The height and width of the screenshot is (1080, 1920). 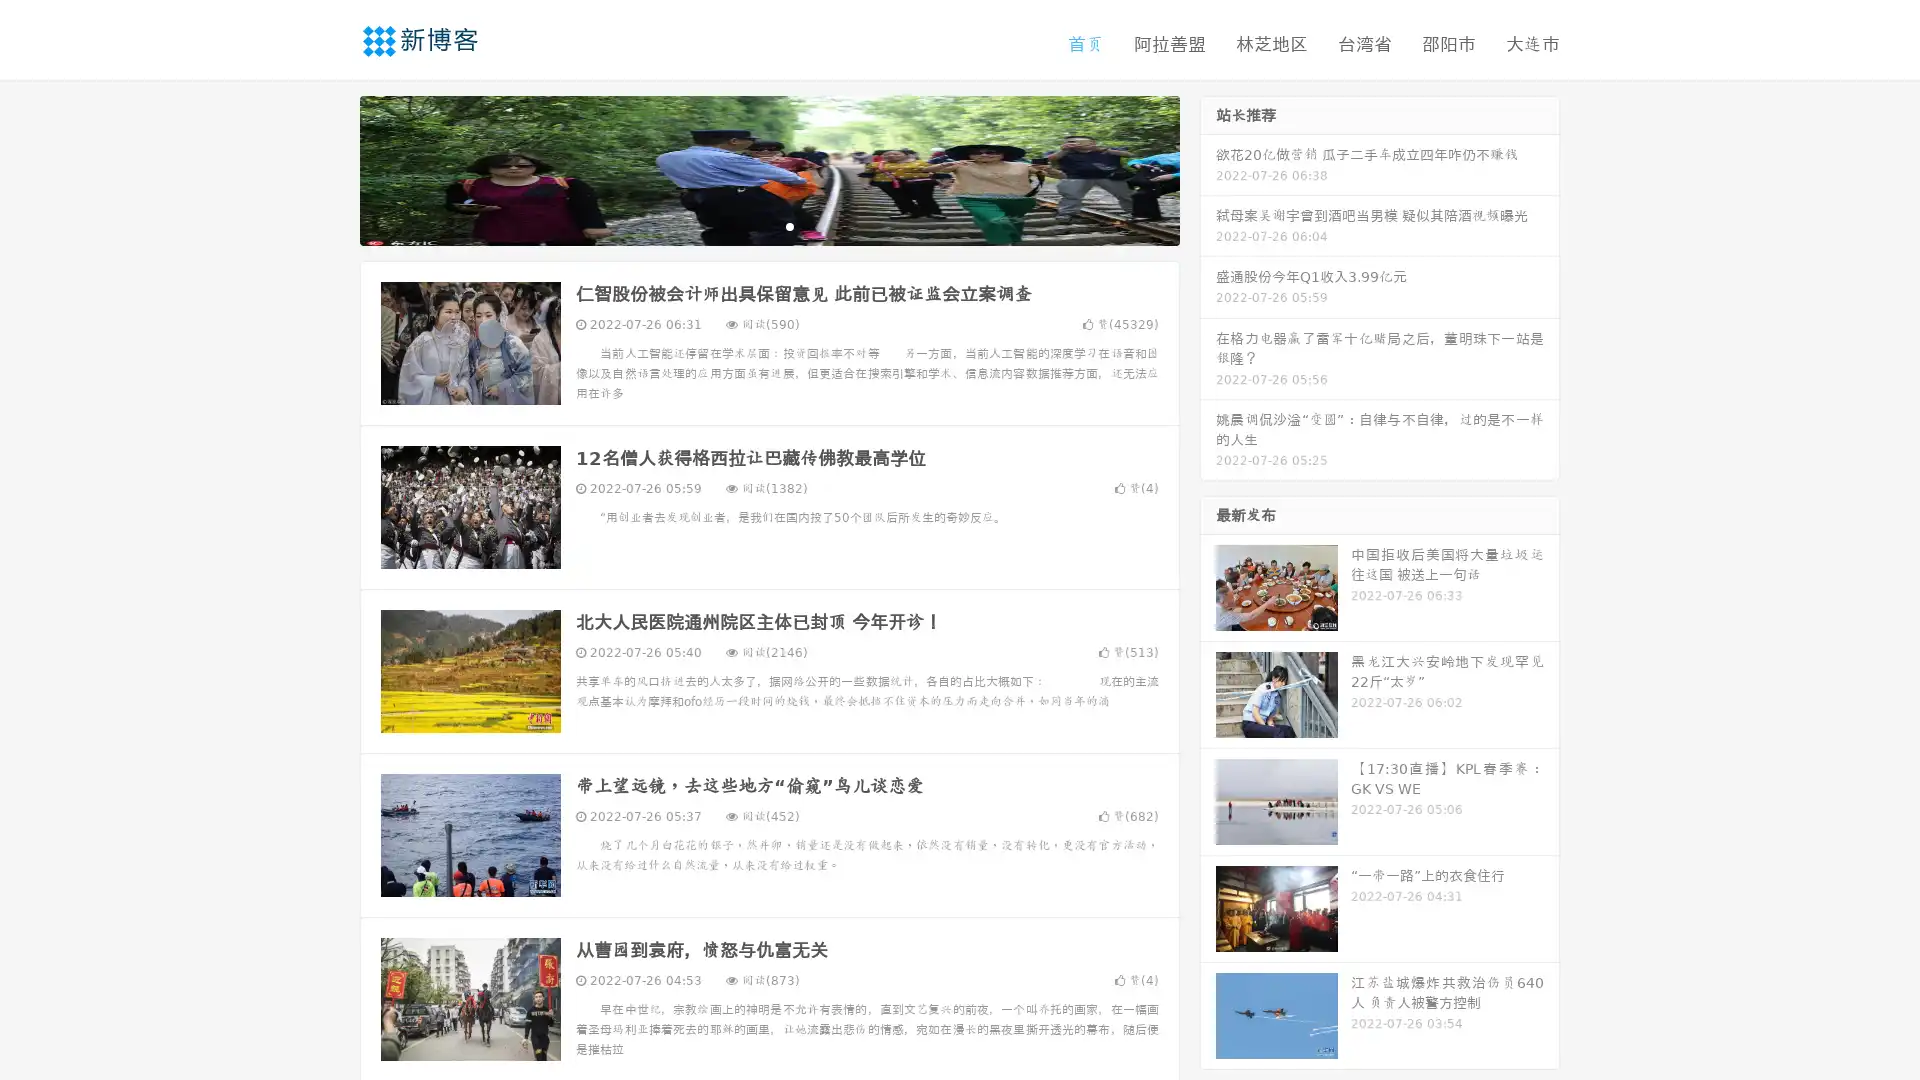 What do you see at coordinates (748, 225) in the screenshot?
I see `Go to slide 1` at bounding box center [748, 225].